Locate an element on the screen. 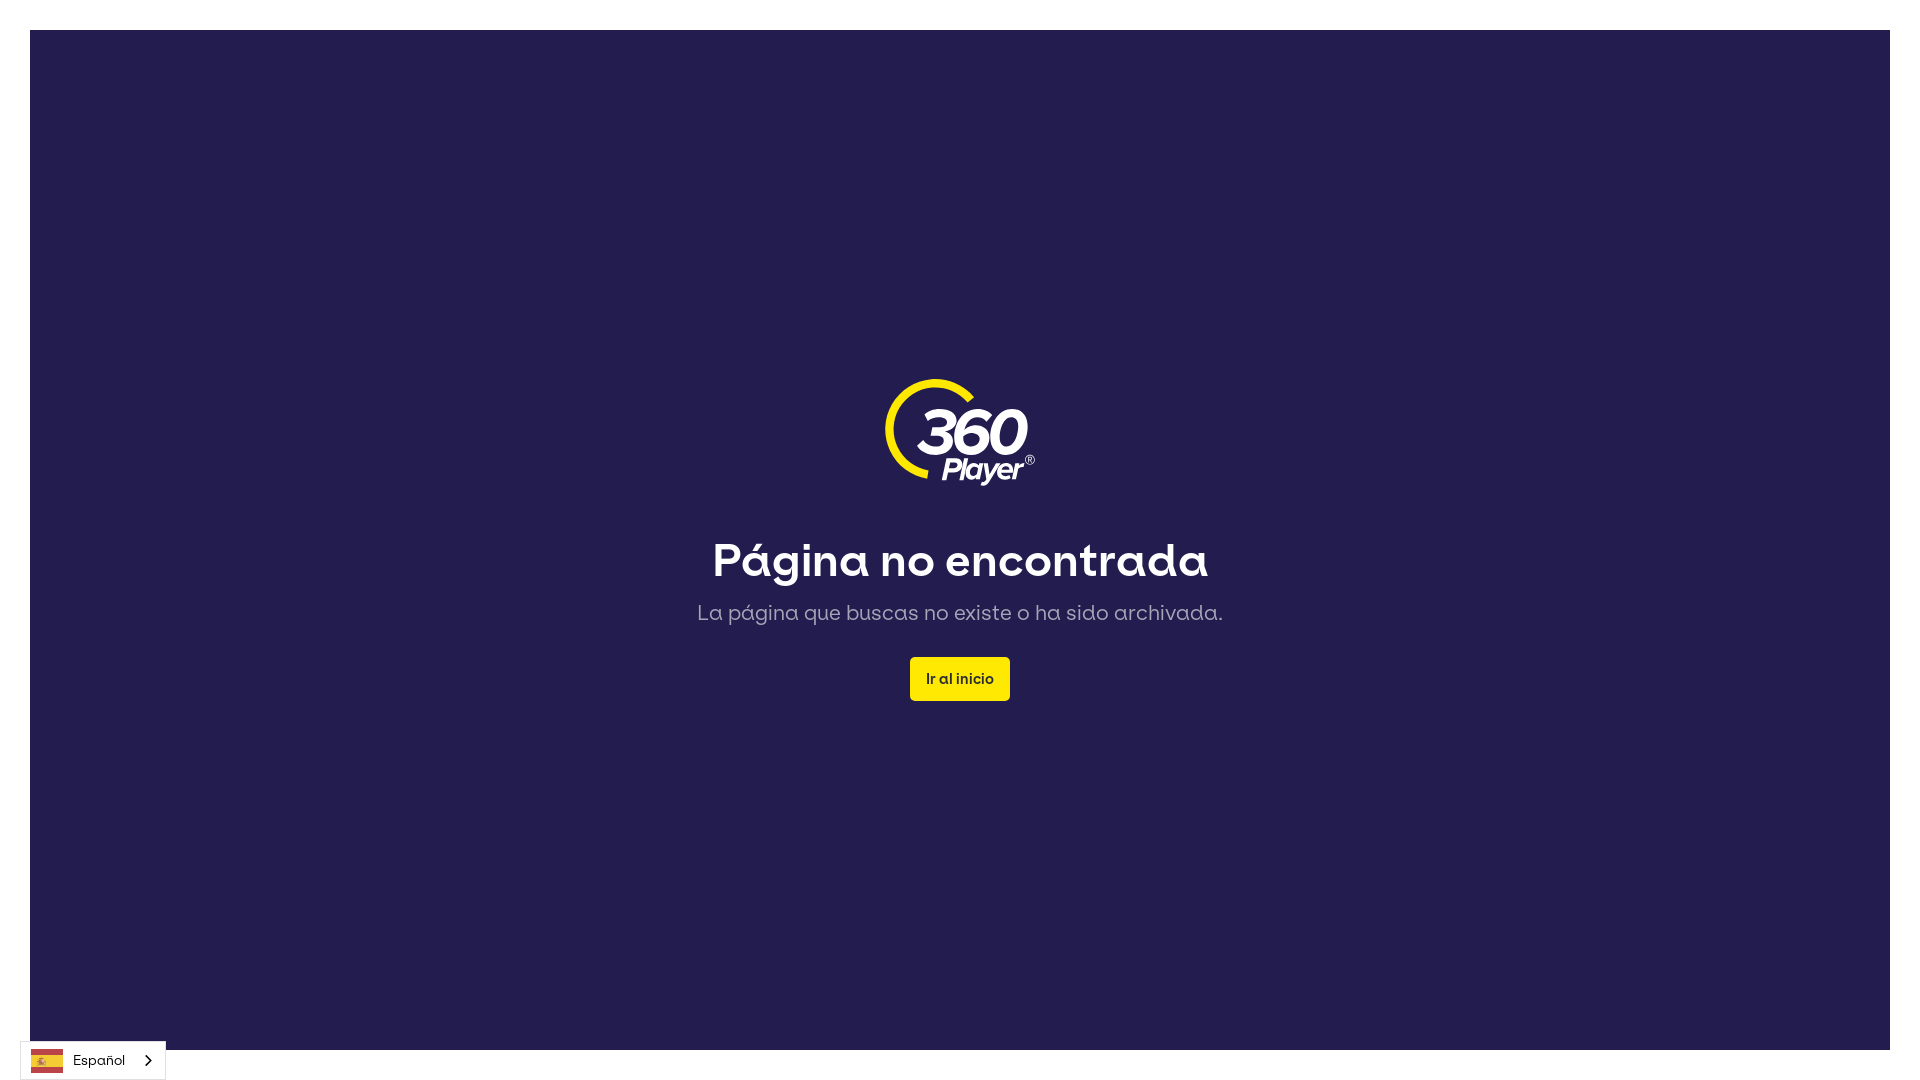 This screenshot has height=1080, width=1920. 'Ir al inicio' is located at coordinates (960, 677).